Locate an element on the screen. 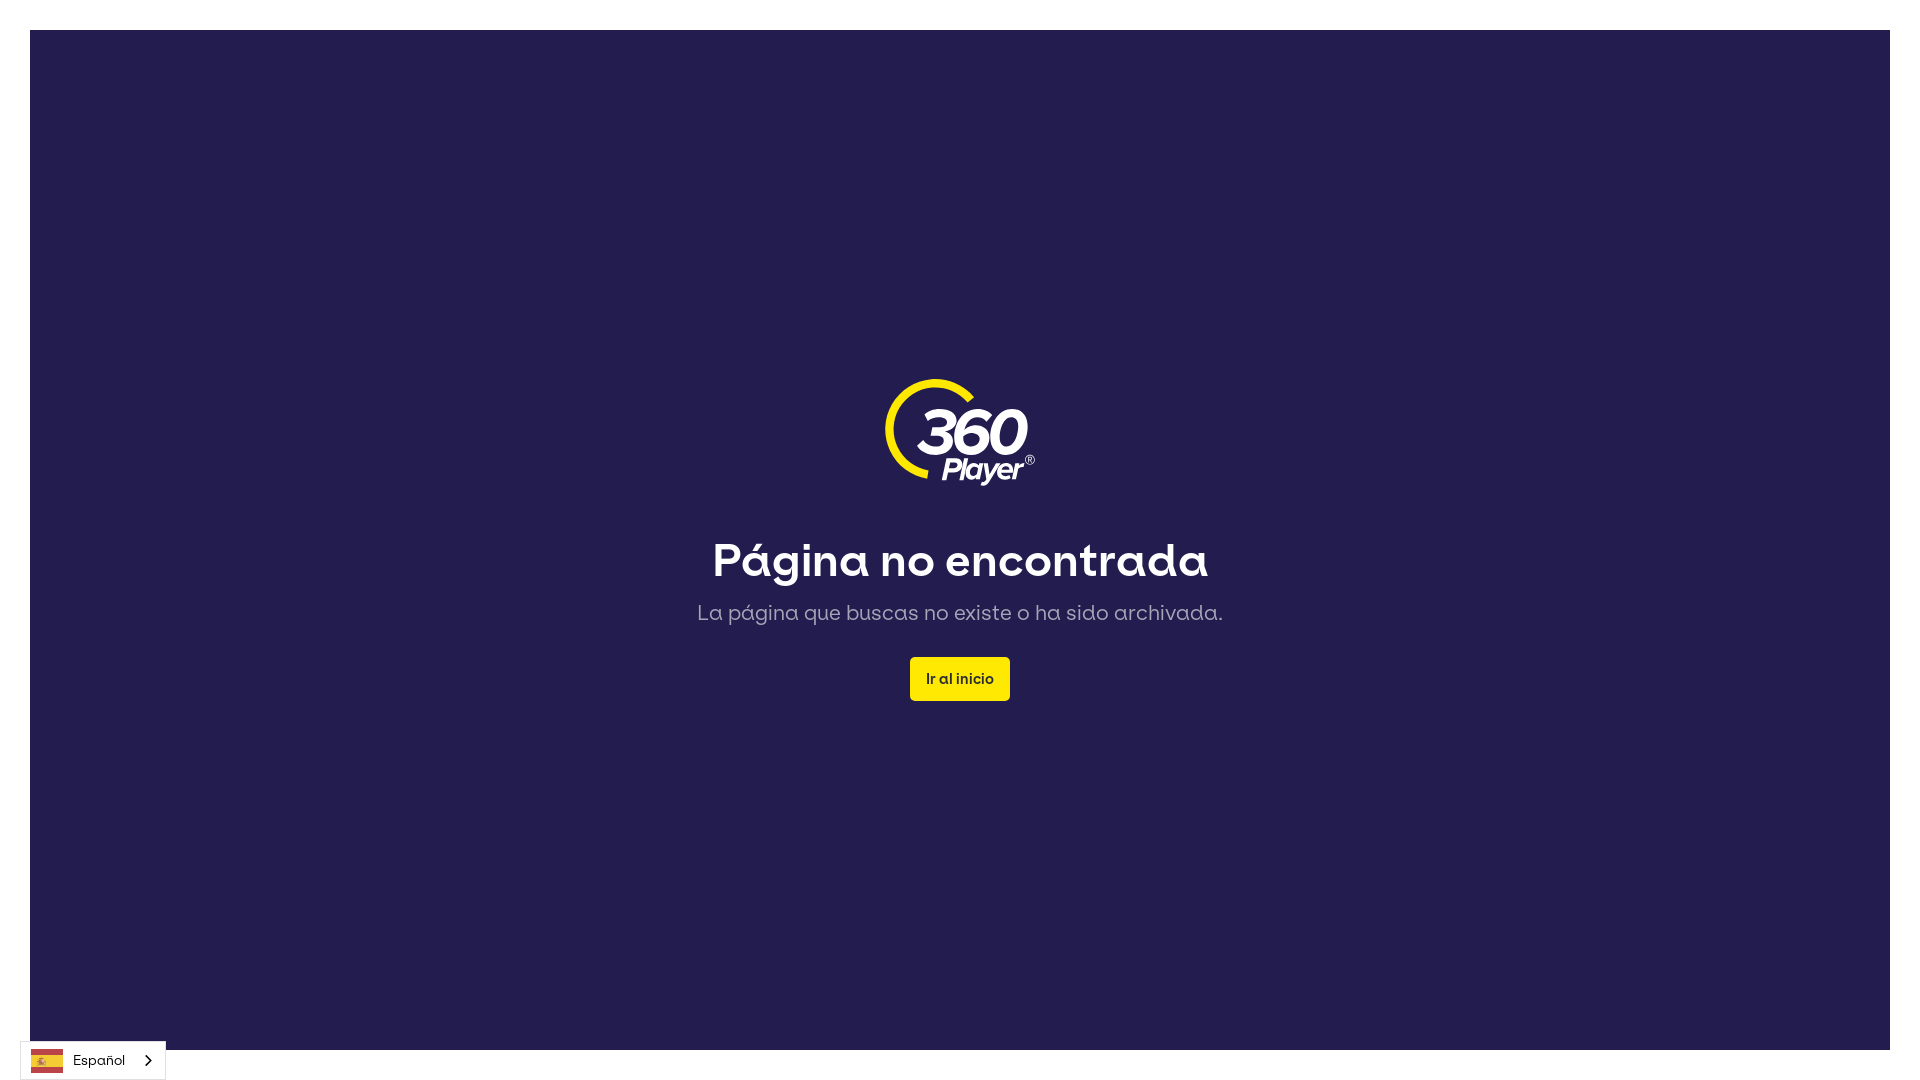 This screenshot has height=1080, width=1920. 'Ir al inicio' is located at coordinates (960, 677).